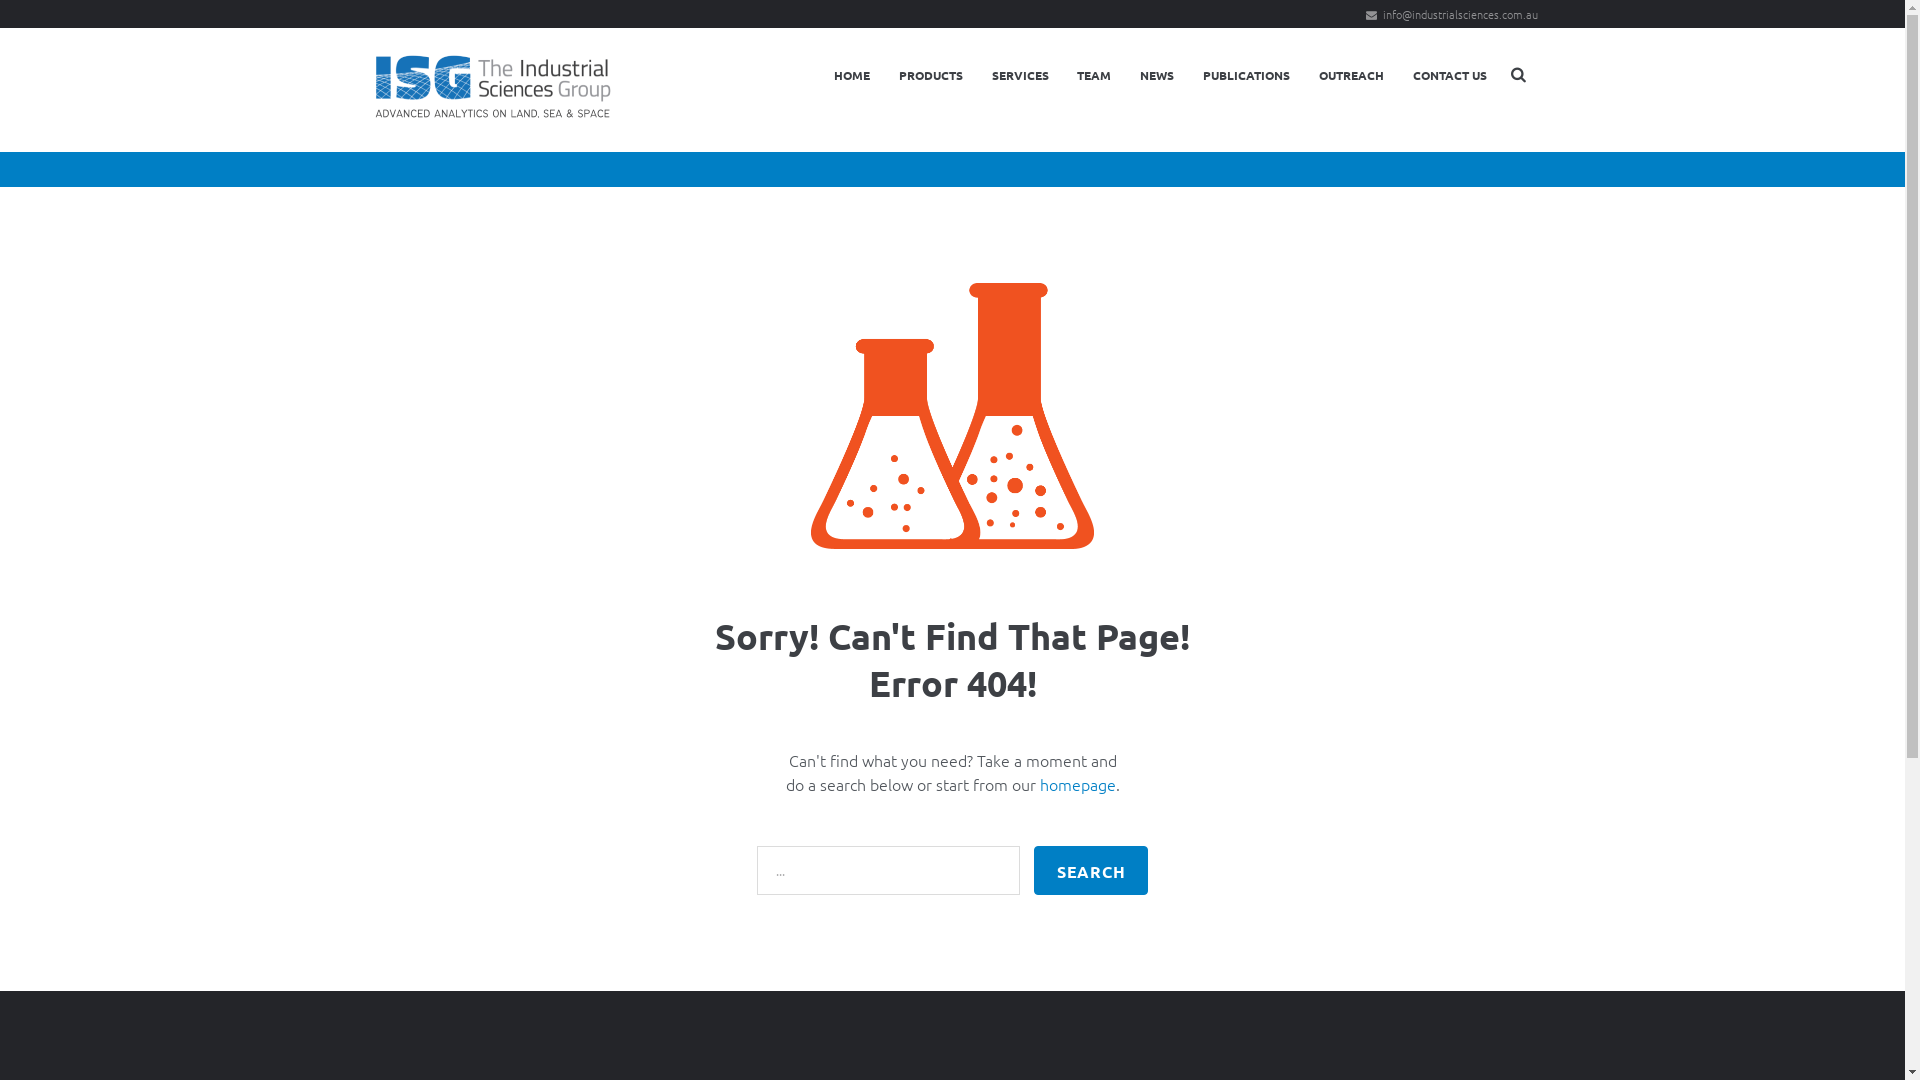  I want to click on 'Start search', so click(1089, 869).